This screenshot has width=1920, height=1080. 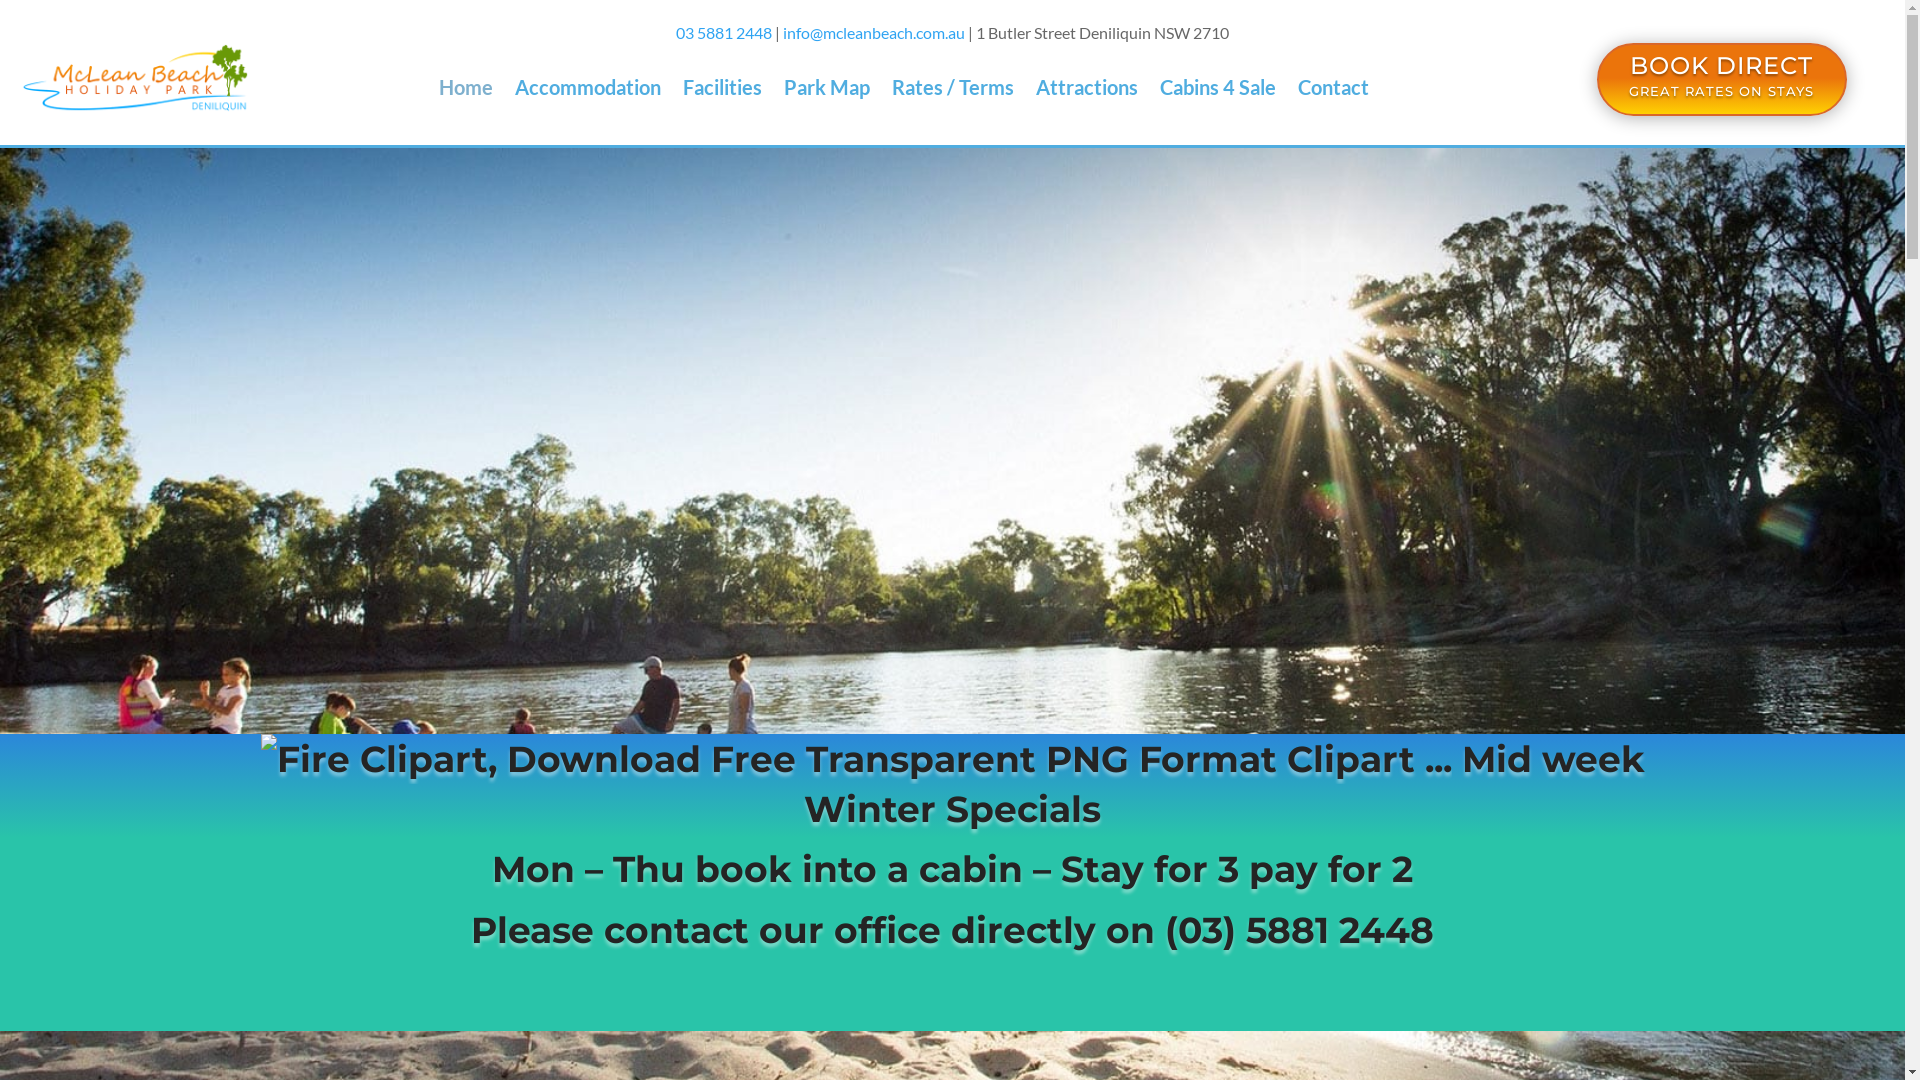 I want to click on 'McLean Beach Holiday Park', so click(x=19, y=76).